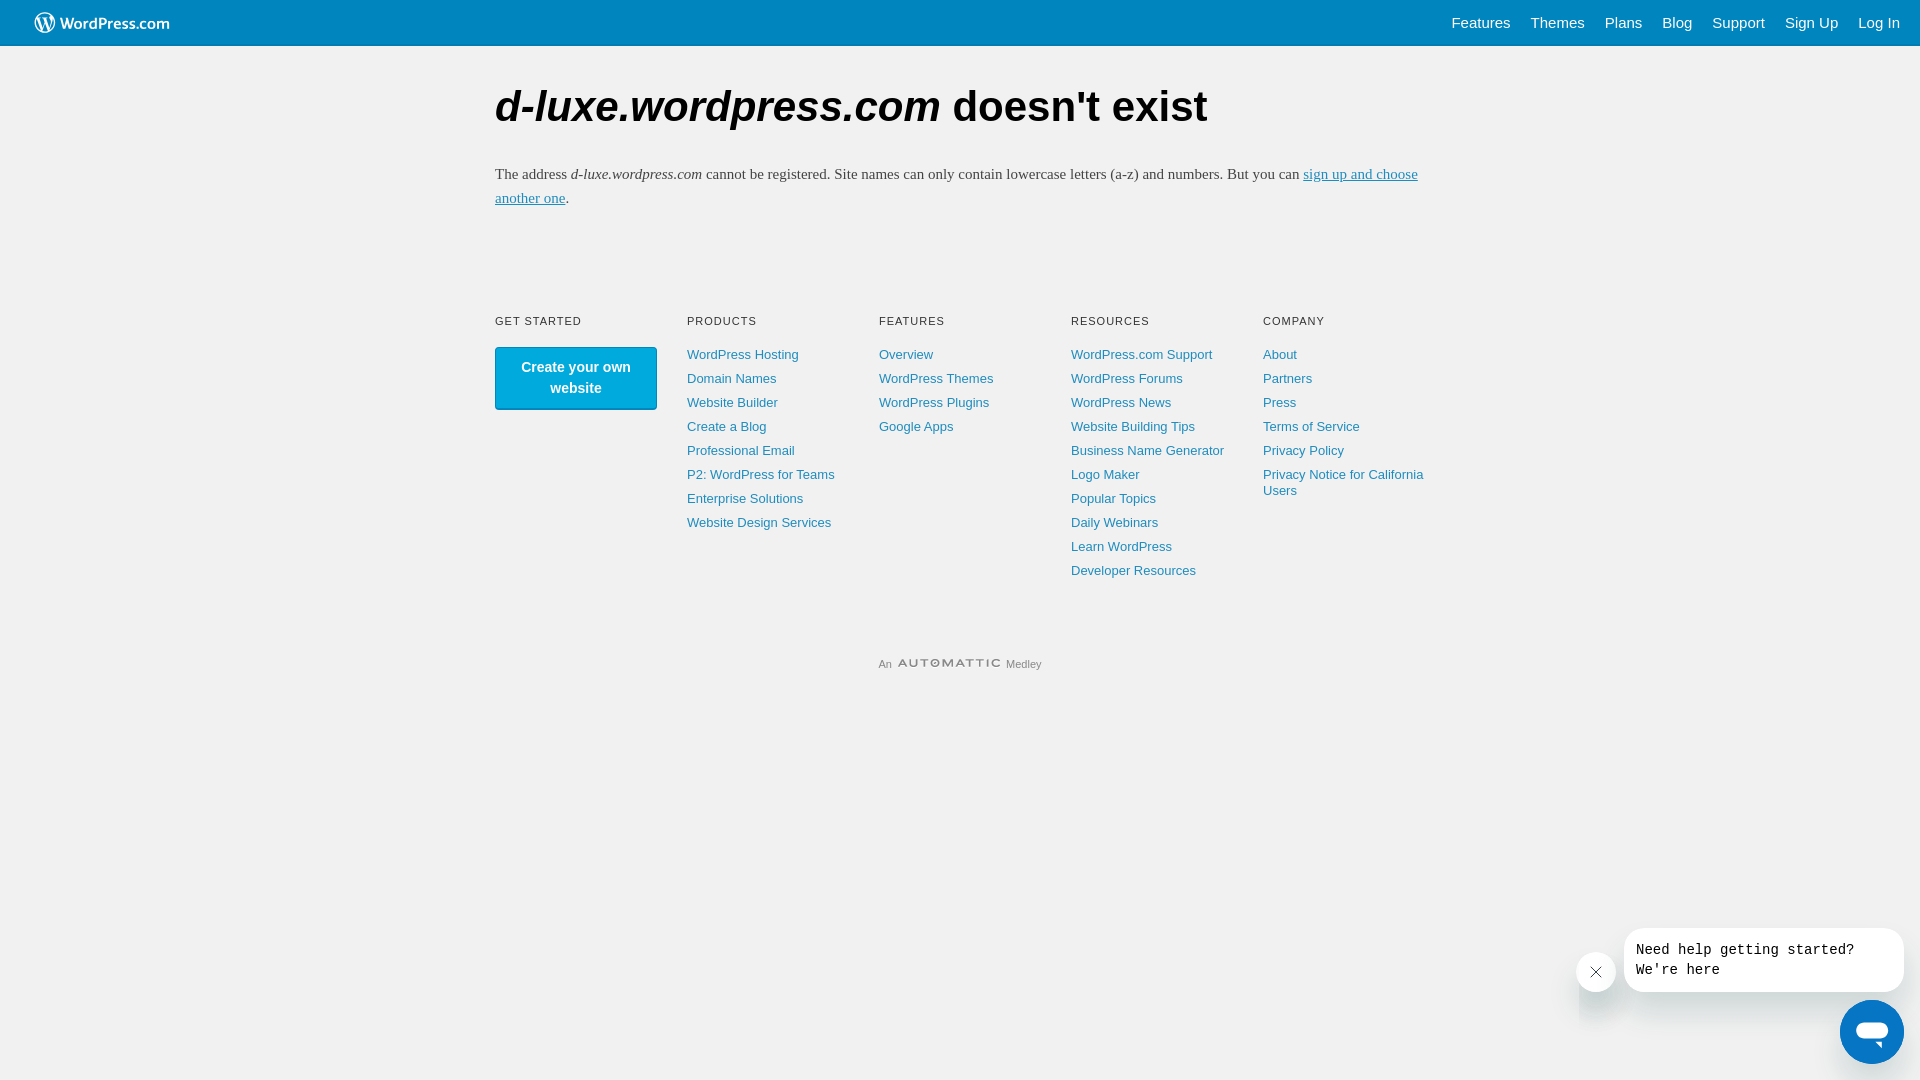 This screenshot has width=1920, height=1080. What do you see at coordinates (1440, 23) in the screenshot?
I see `'Features'` at bounding box center [1440, 23].